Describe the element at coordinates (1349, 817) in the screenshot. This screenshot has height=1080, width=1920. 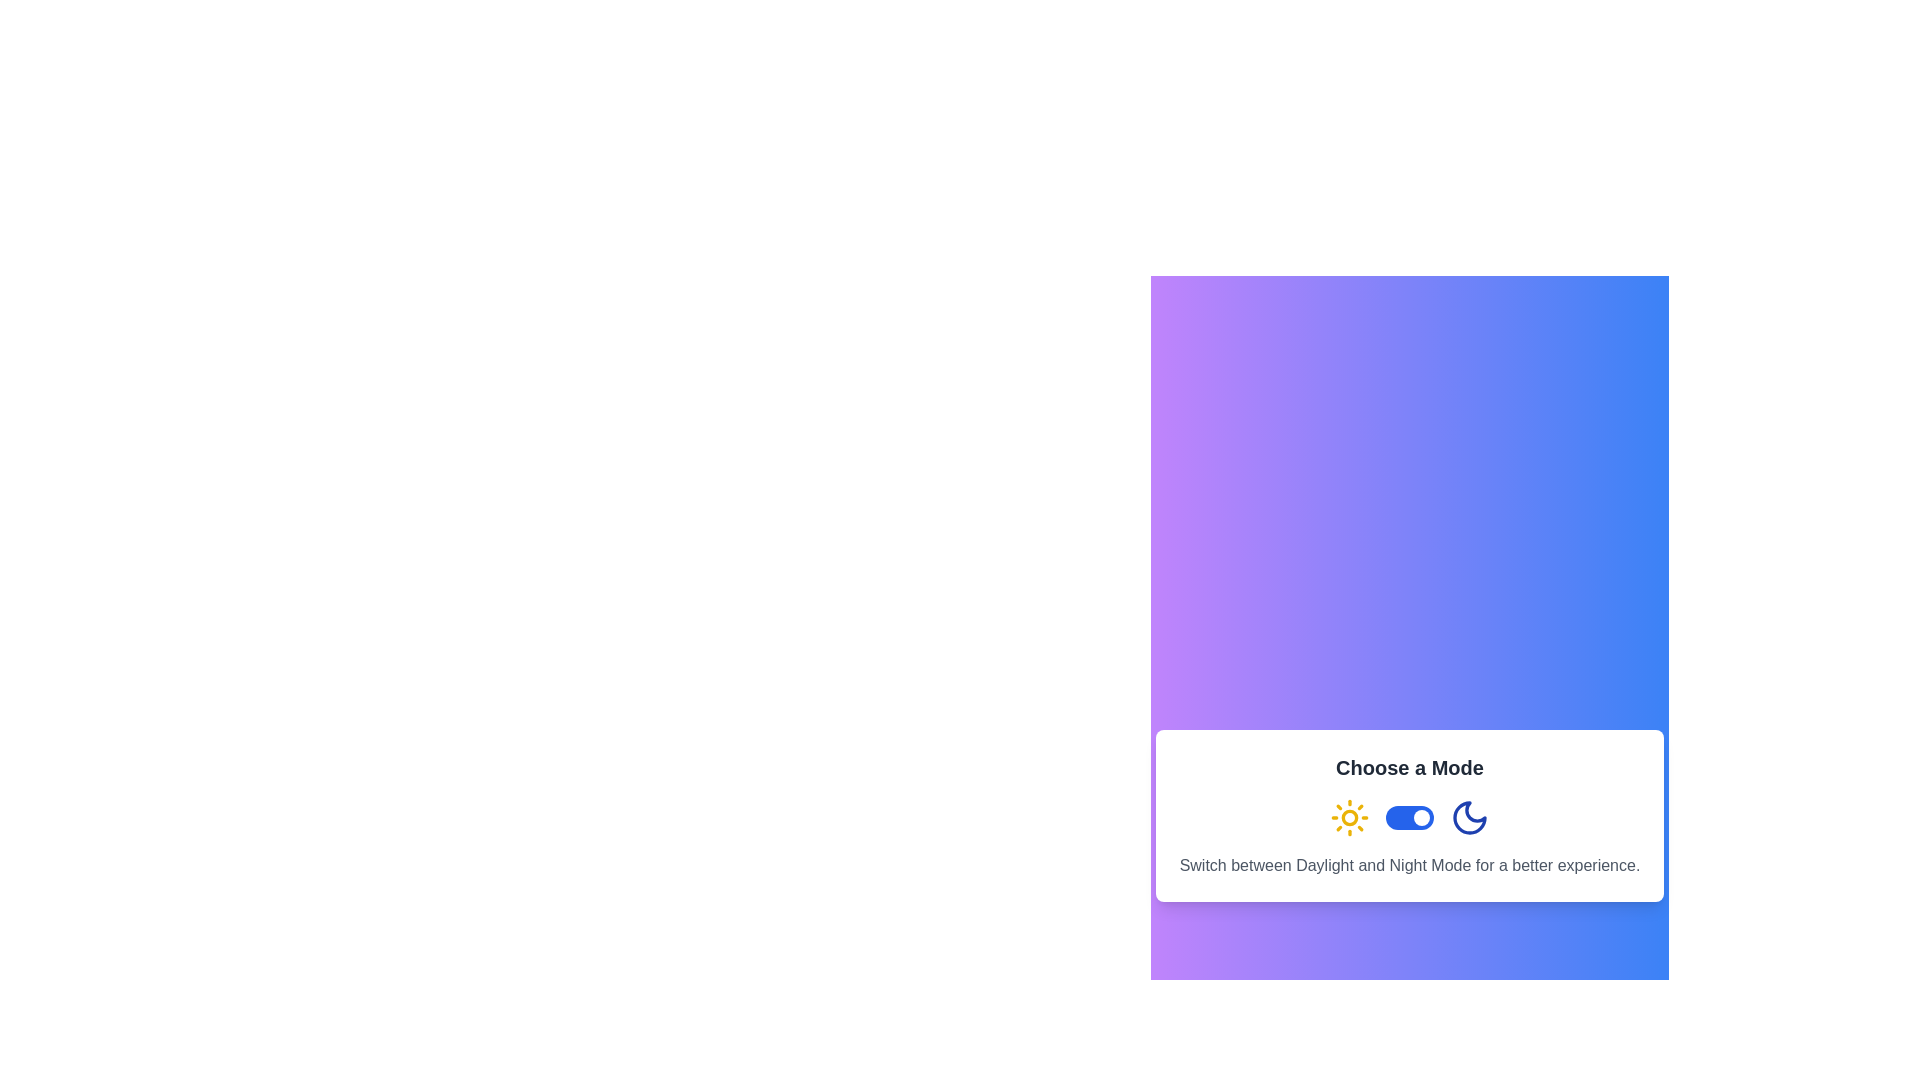
I see `the small circular graphical component located at the center of the sun icon within the 'Choose a Mode' interface section` at that location.